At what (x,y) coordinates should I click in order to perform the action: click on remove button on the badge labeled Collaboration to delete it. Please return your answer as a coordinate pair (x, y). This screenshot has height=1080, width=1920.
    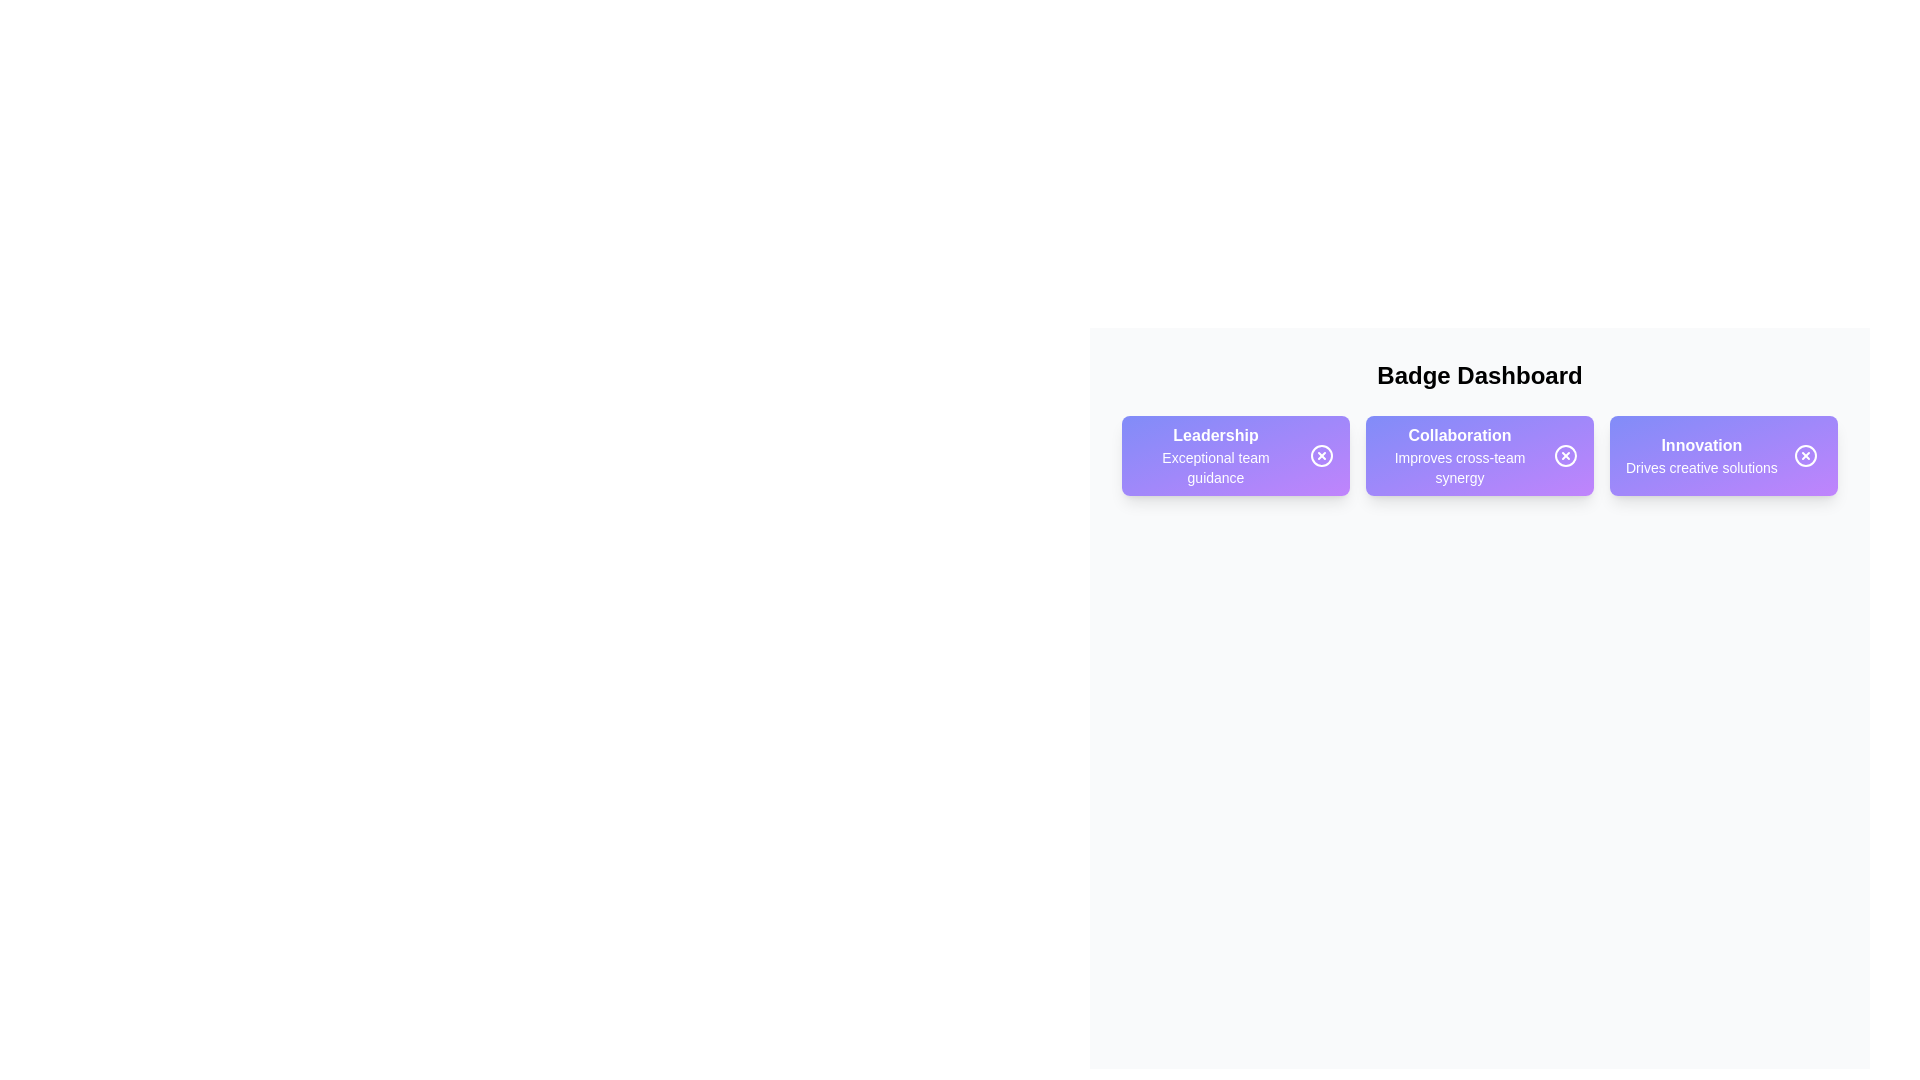
    Looking at the image, I should click on (1564, 455).